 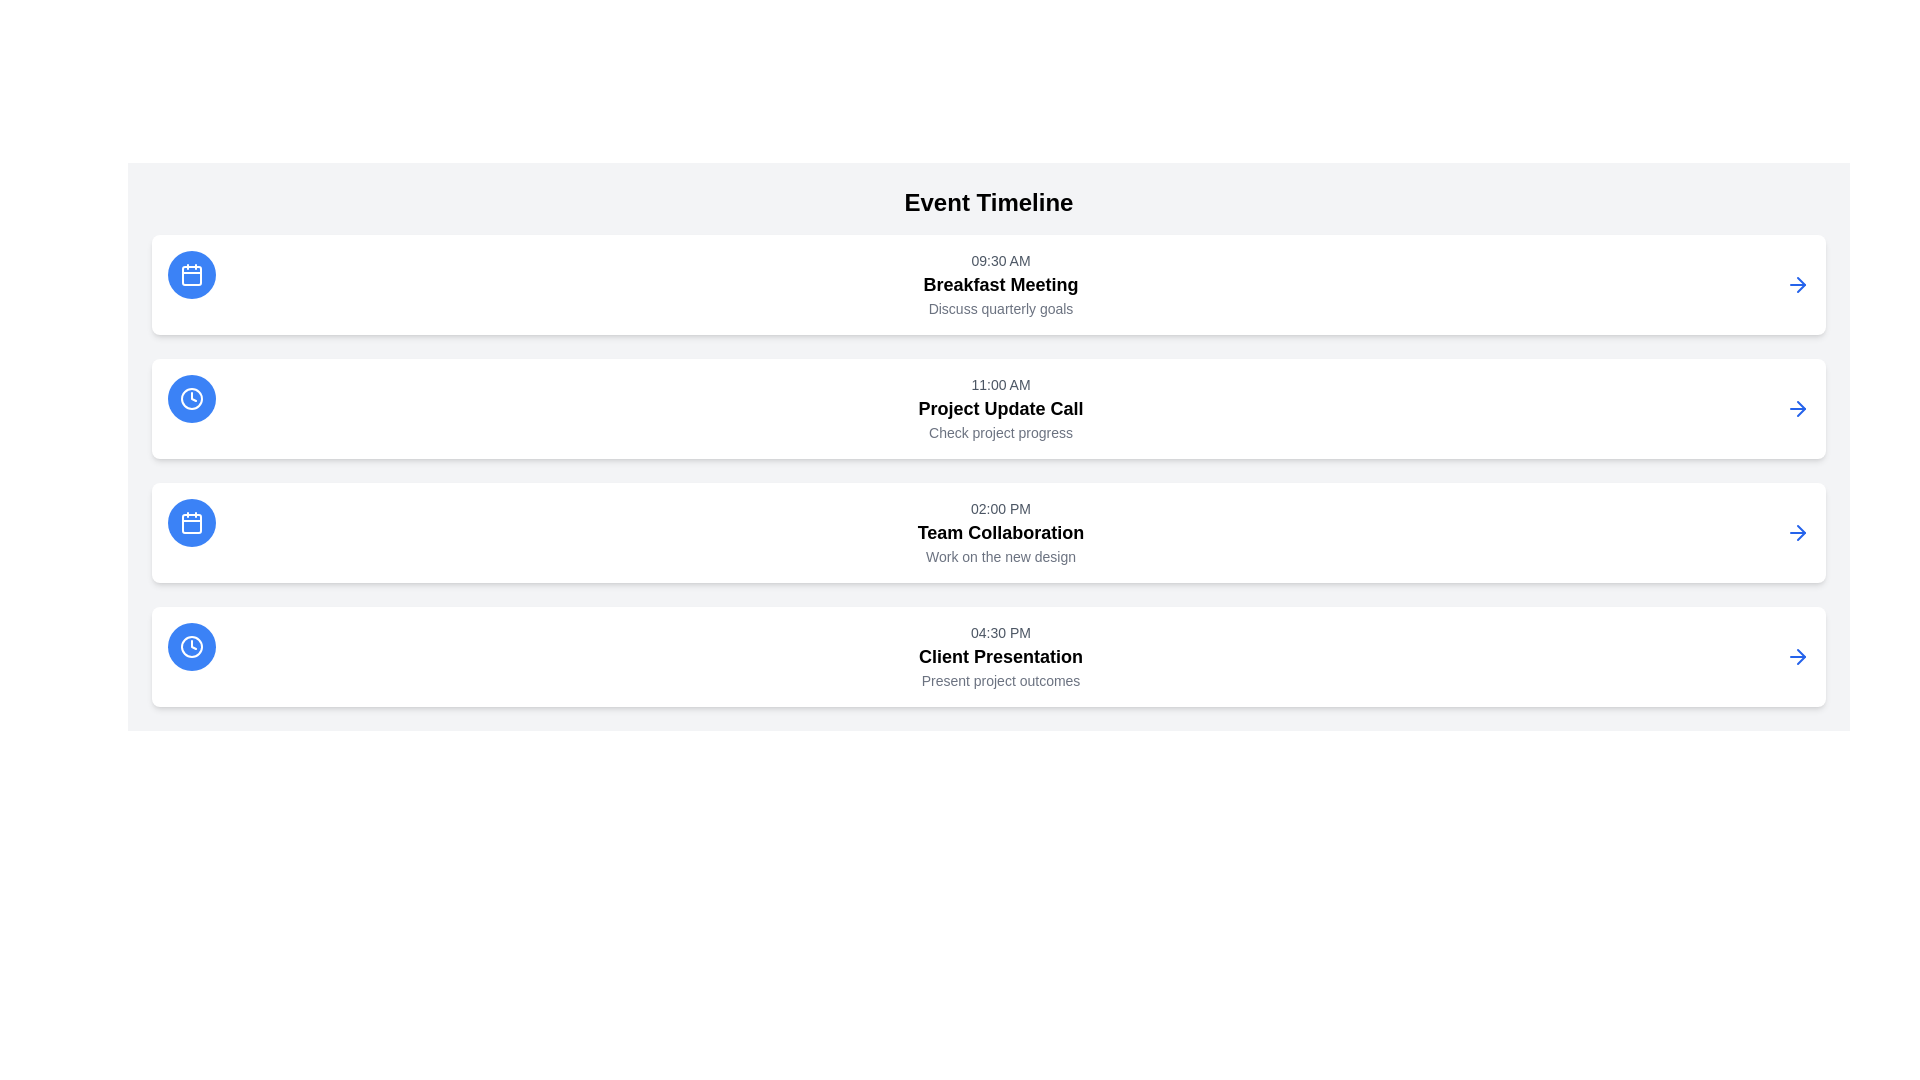 What do you see at coordinates (1001, 656) in the screenshot?
I see `the descriptive text block that details the scheduled event in the fourth item of the vertical timeline` at bounding box center [1001, 656].